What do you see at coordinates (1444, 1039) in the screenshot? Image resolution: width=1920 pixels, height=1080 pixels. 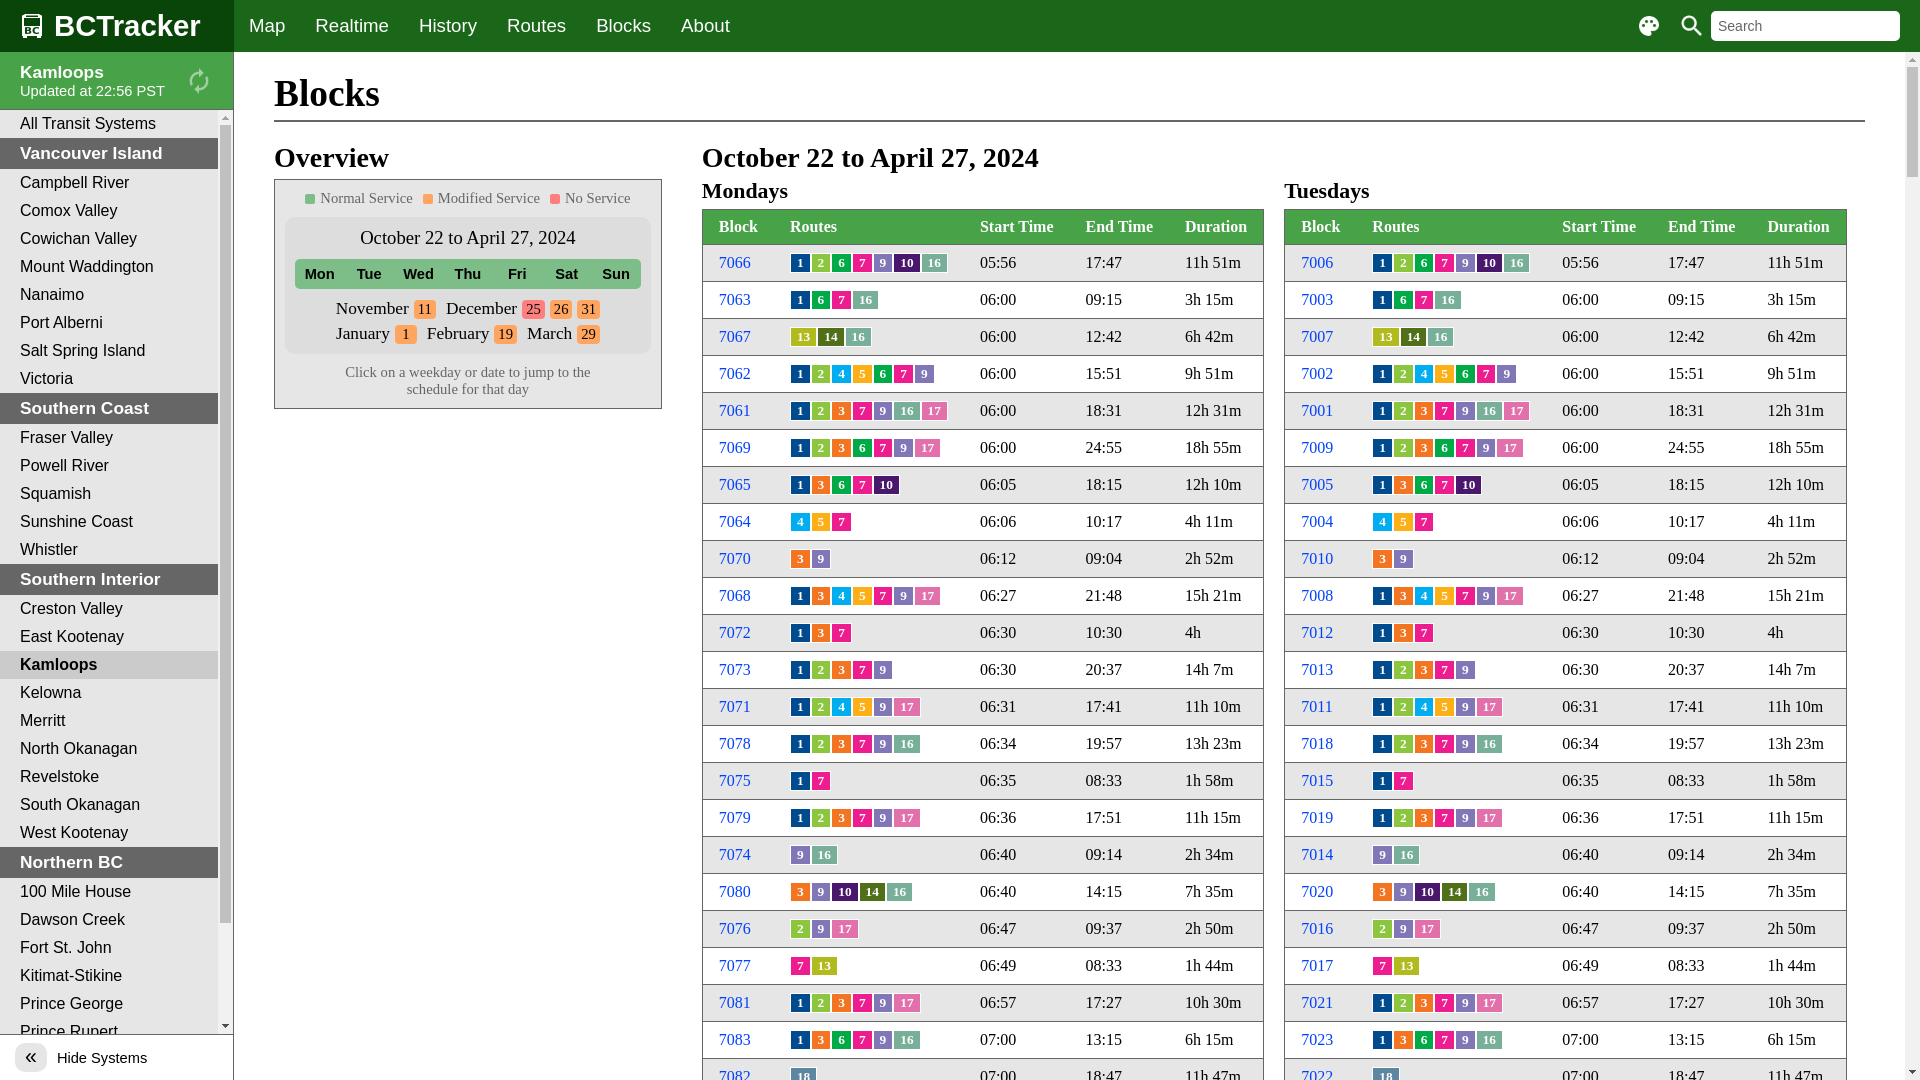 I see `'7'` at bounding box center [1444, 1039].